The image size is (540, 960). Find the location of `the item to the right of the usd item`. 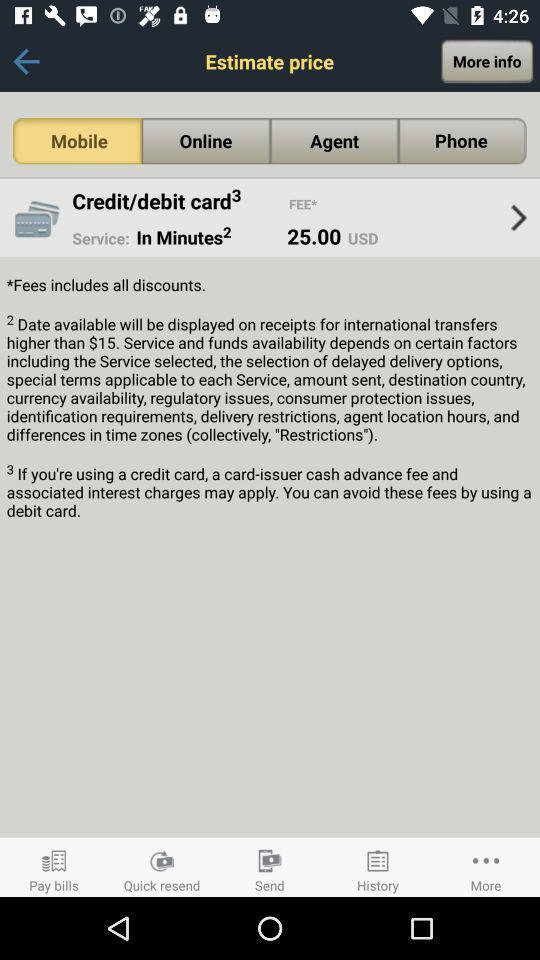

the item to the right of the usd item is located at coordinates (518, 218).